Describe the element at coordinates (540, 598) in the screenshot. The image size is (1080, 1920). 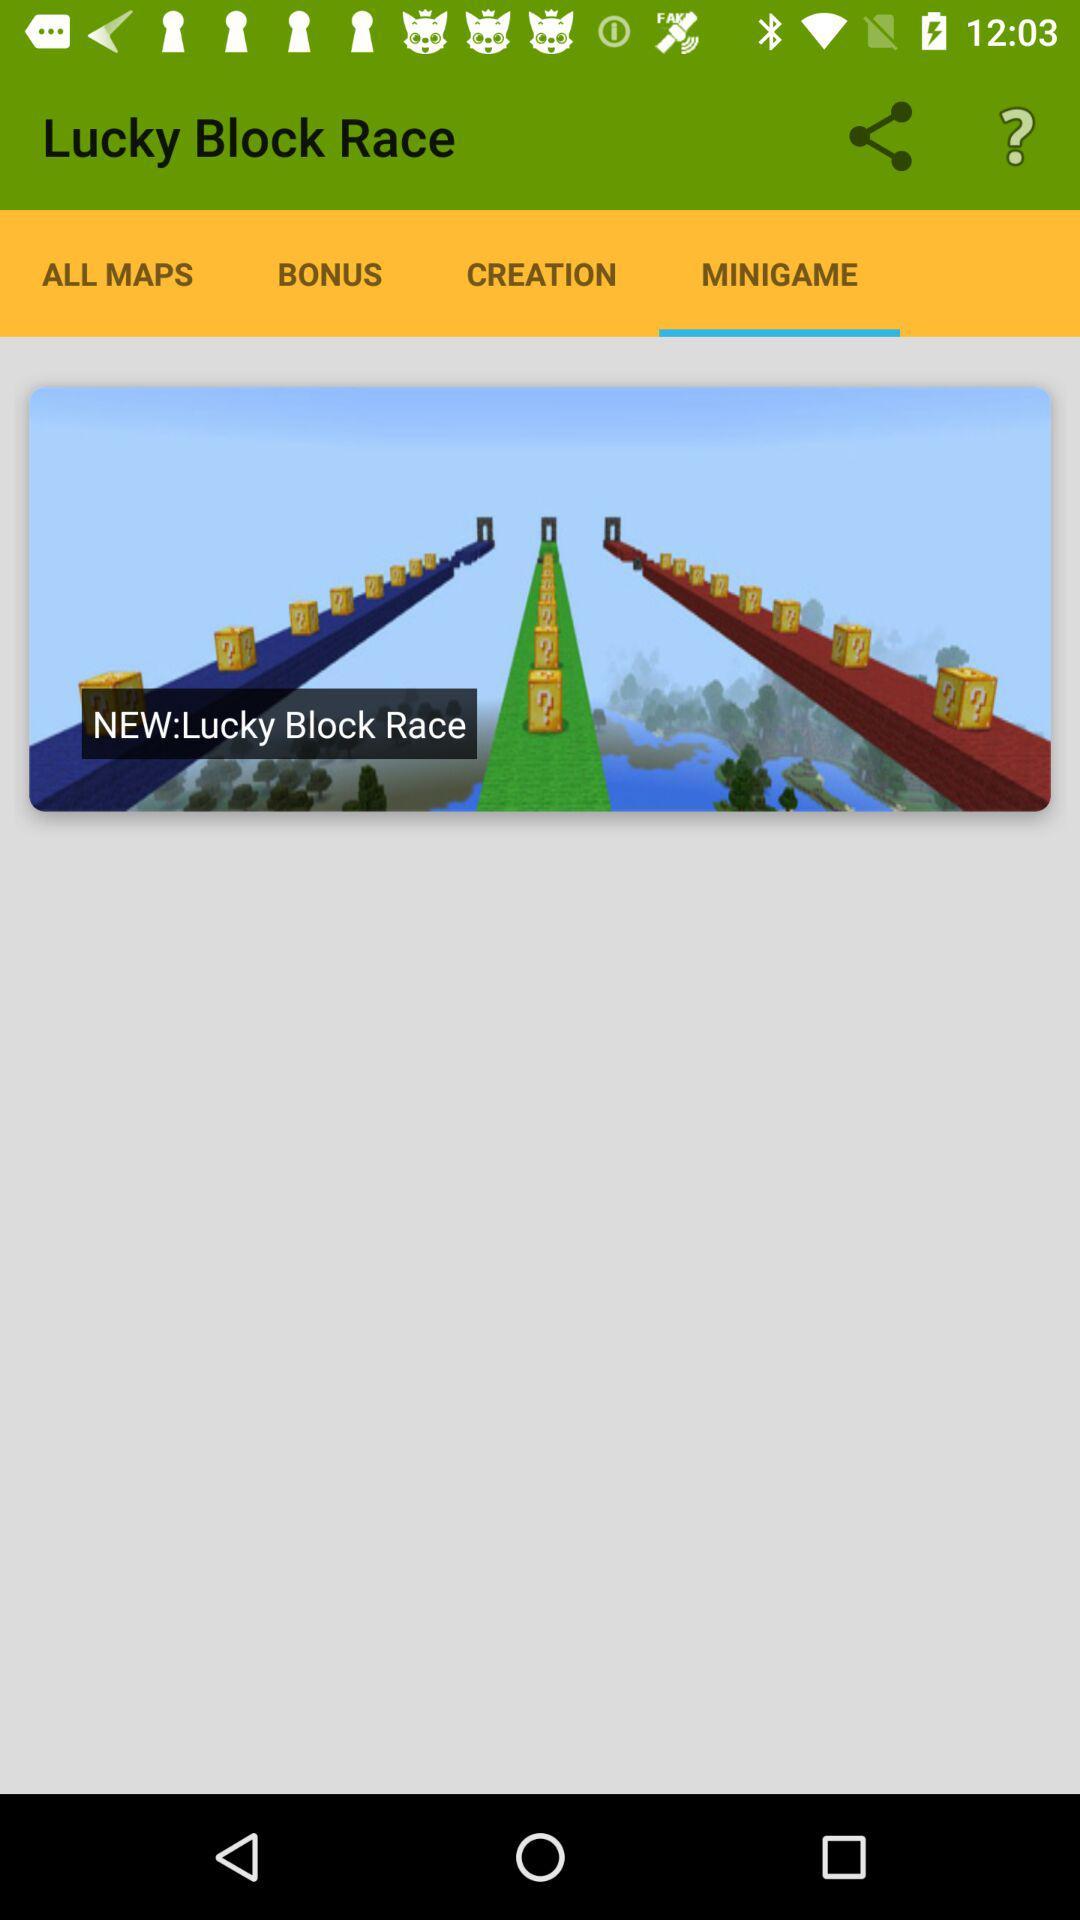
I see `game` at that location.